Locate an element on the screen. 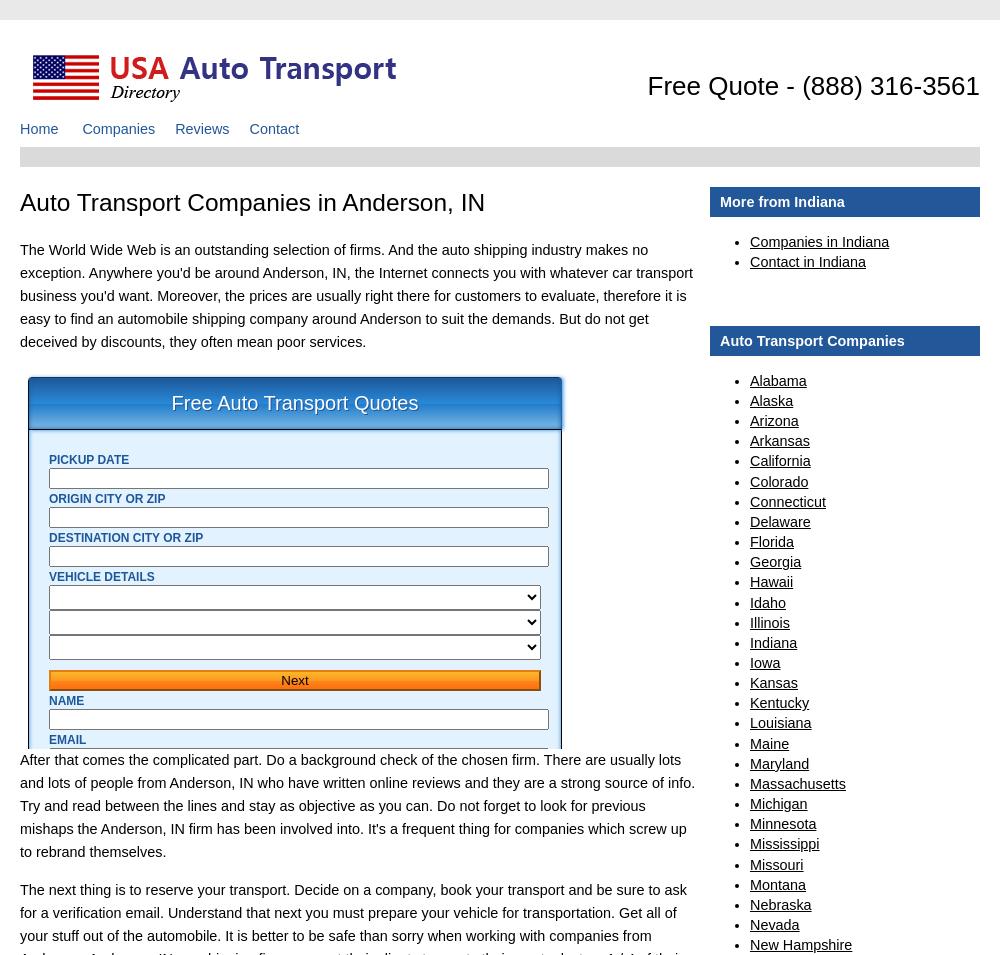 Image resolution: width=1000 pixels, height=955 pixels. 'Montana' is located at coordinates (778, 884).